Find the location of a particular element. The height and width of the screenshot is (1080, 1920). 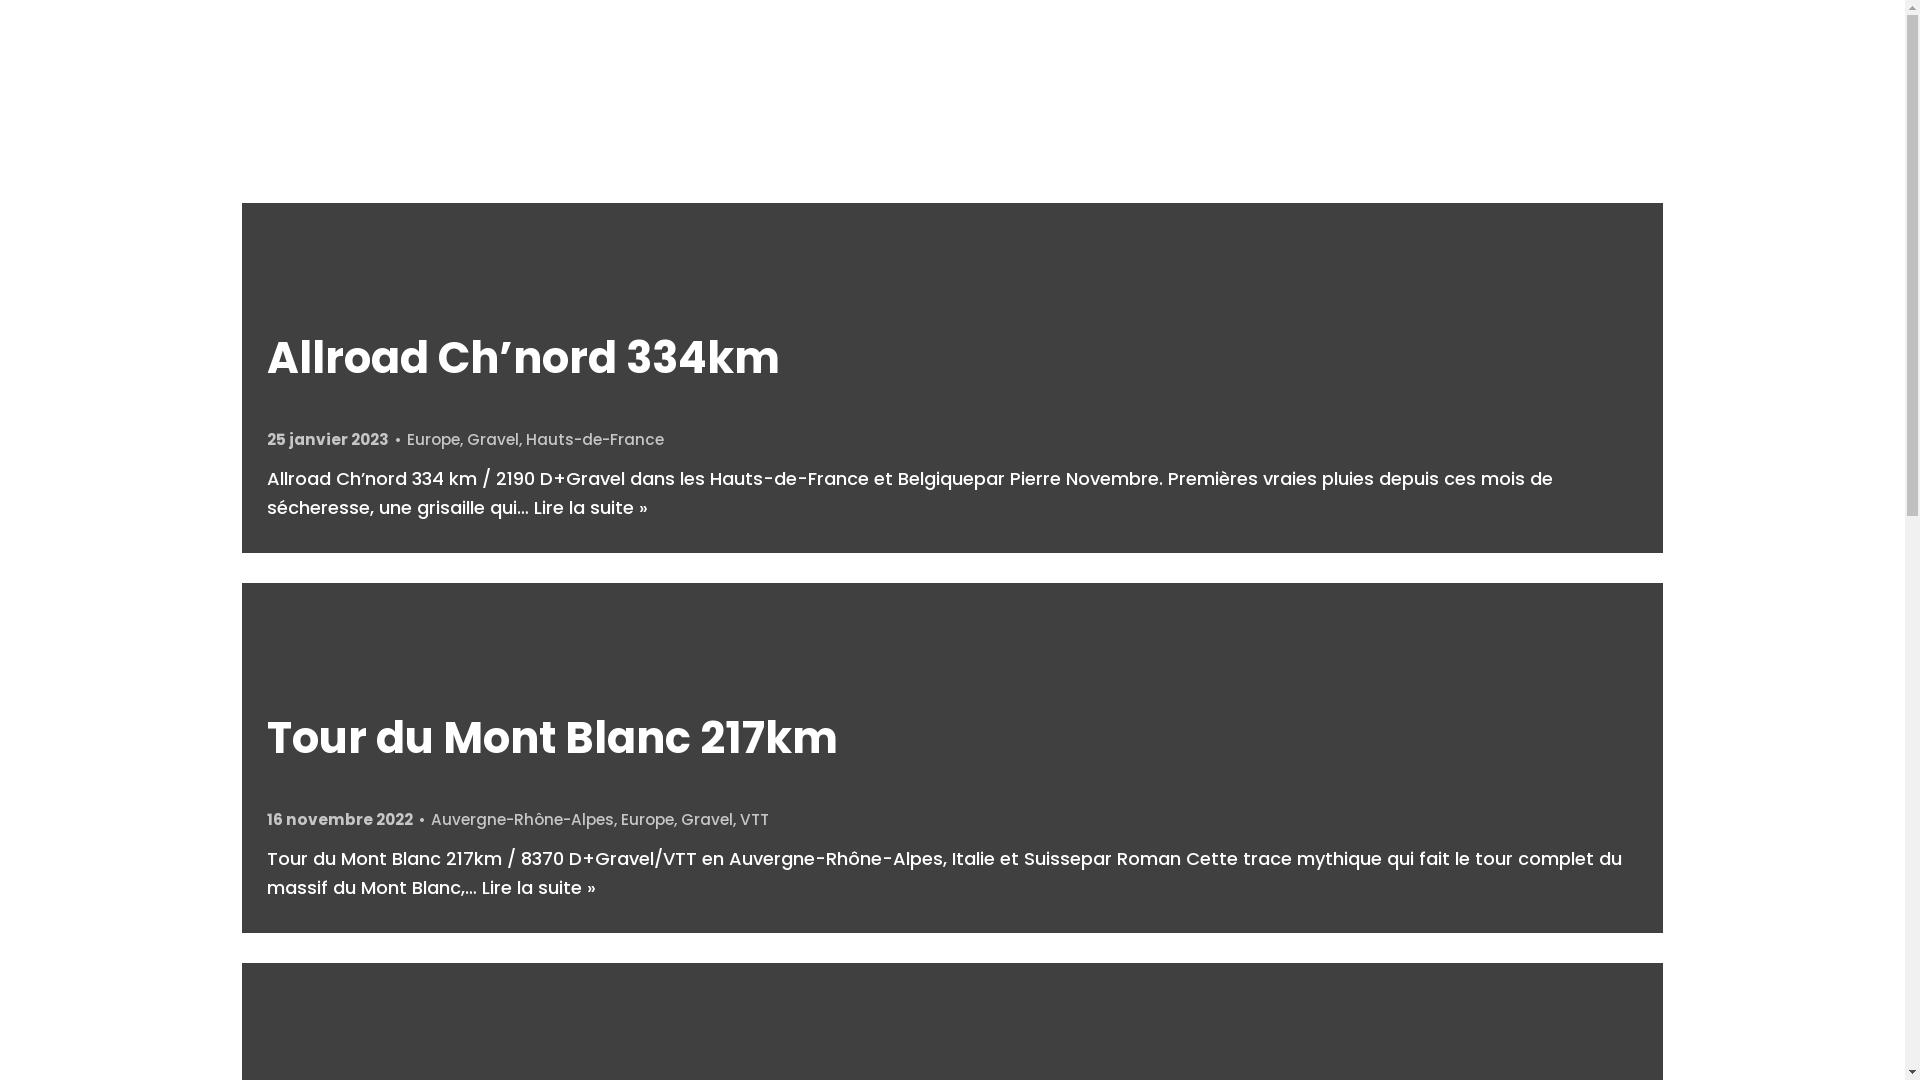

'Gravel' is located at coordinates (706, 819).